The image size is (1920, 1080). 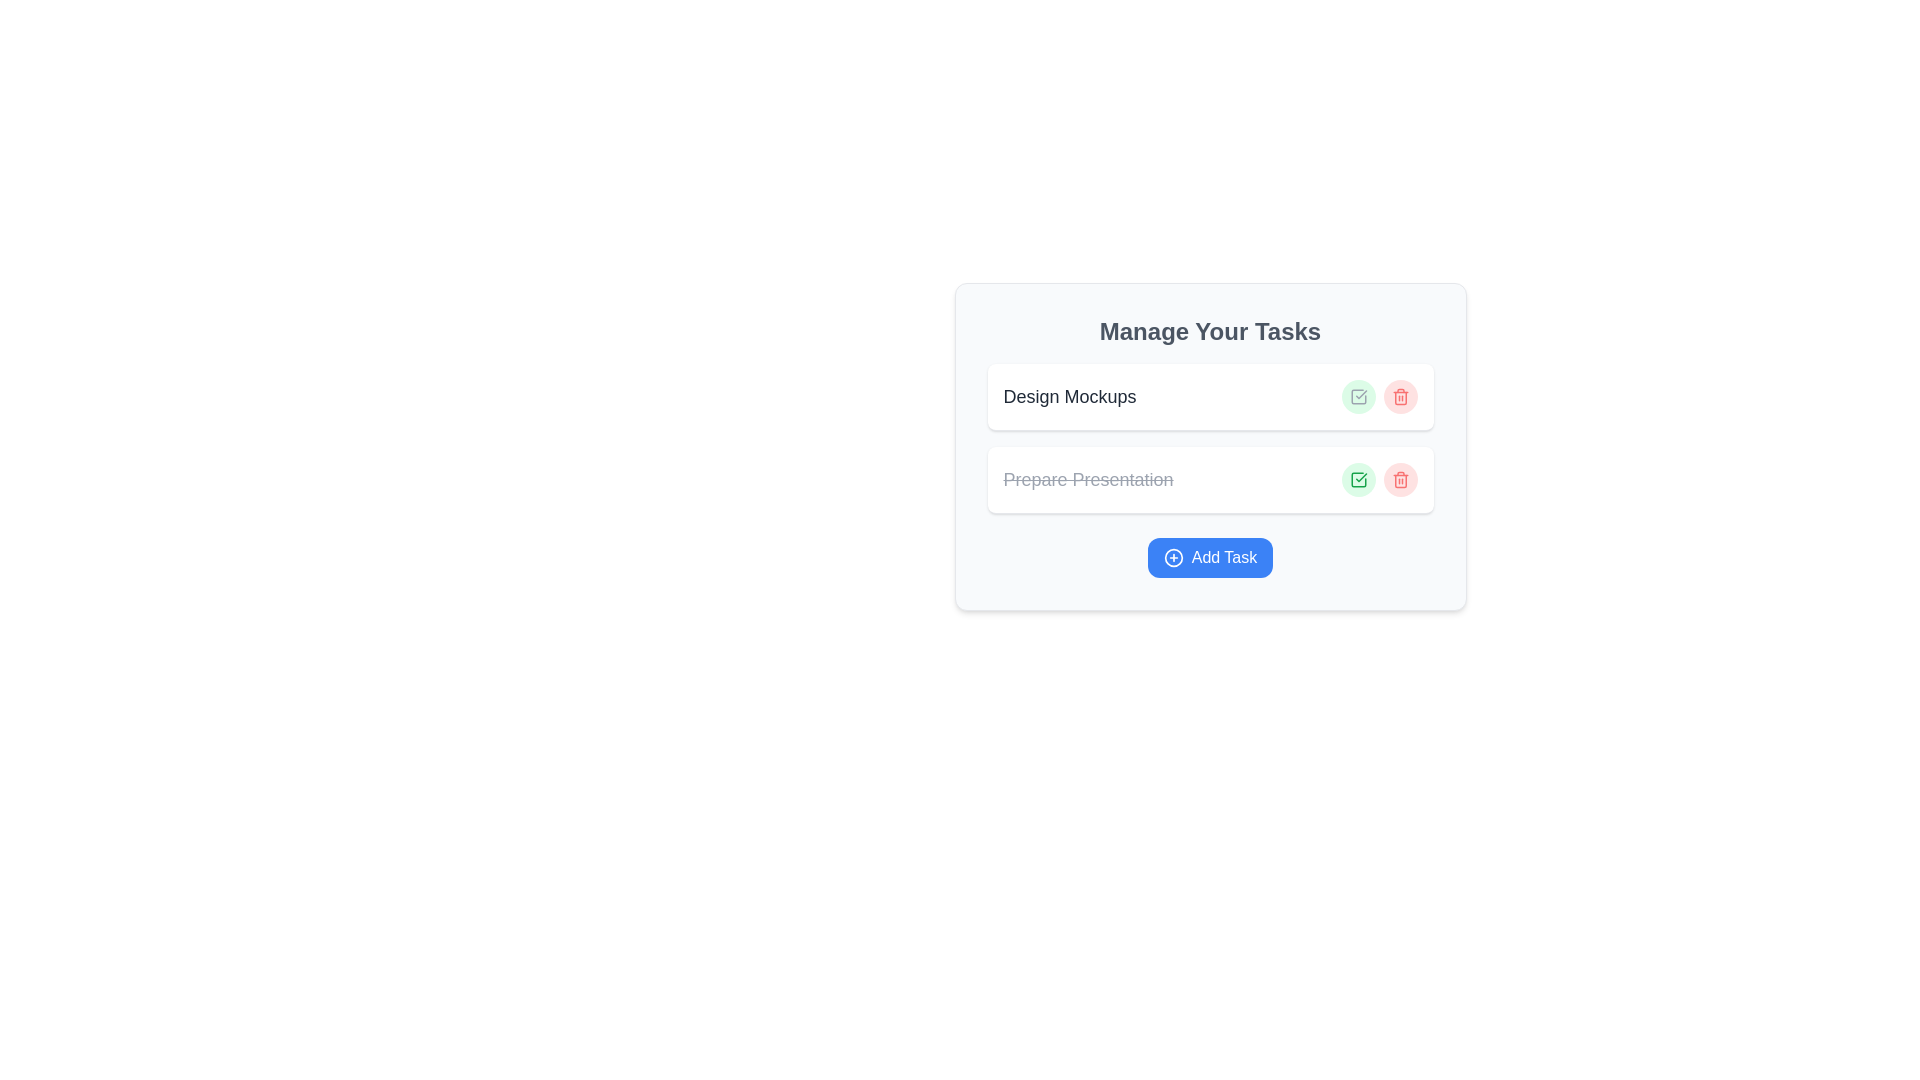 What do you see at coordinates (1399, 479) in the screenshot?
I see `the delete button with an SVG icon located on the right side of the second task in the task manager interface` at bounding box center [1399, 479].